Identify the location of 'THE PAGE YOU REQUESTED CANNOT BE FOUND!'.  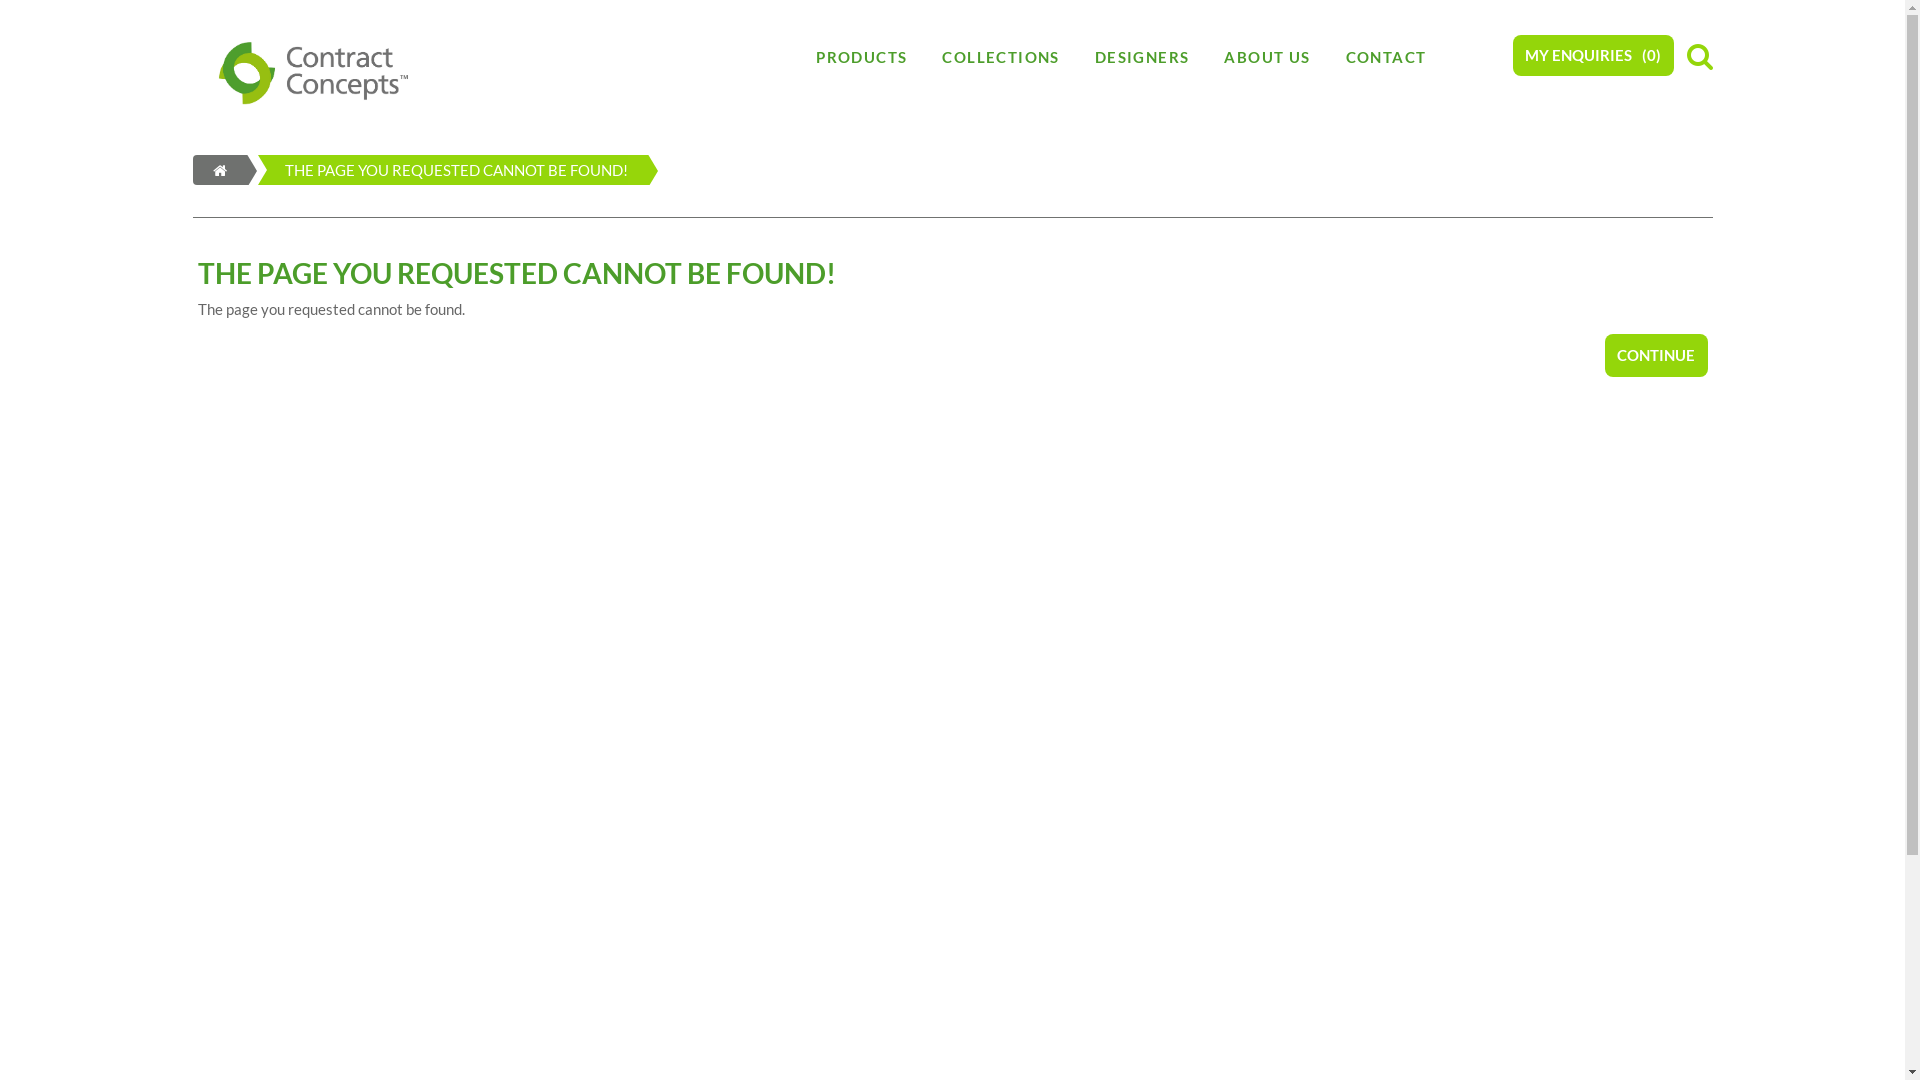
(427, 168).